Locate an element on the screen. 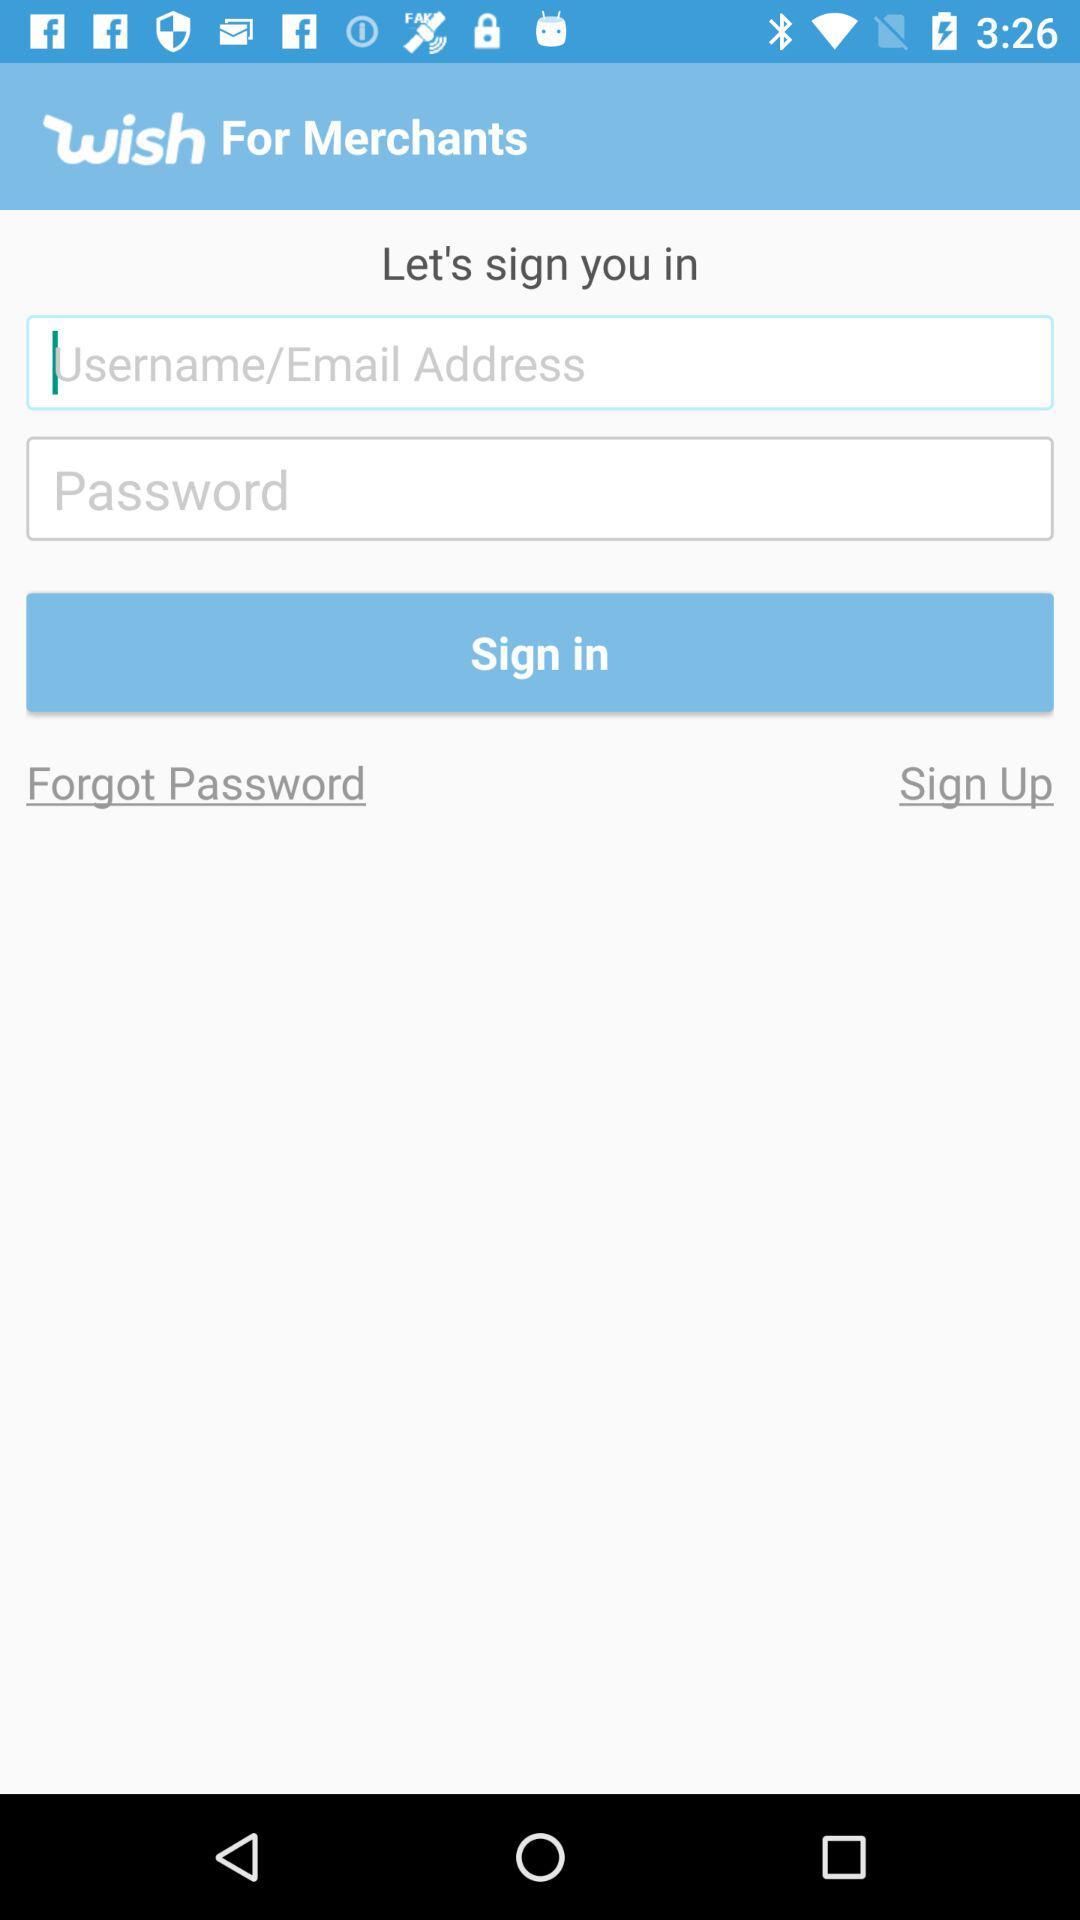 This screenshot has height=1920, width=1080. the item on the right is located at coordinates (795, 780).